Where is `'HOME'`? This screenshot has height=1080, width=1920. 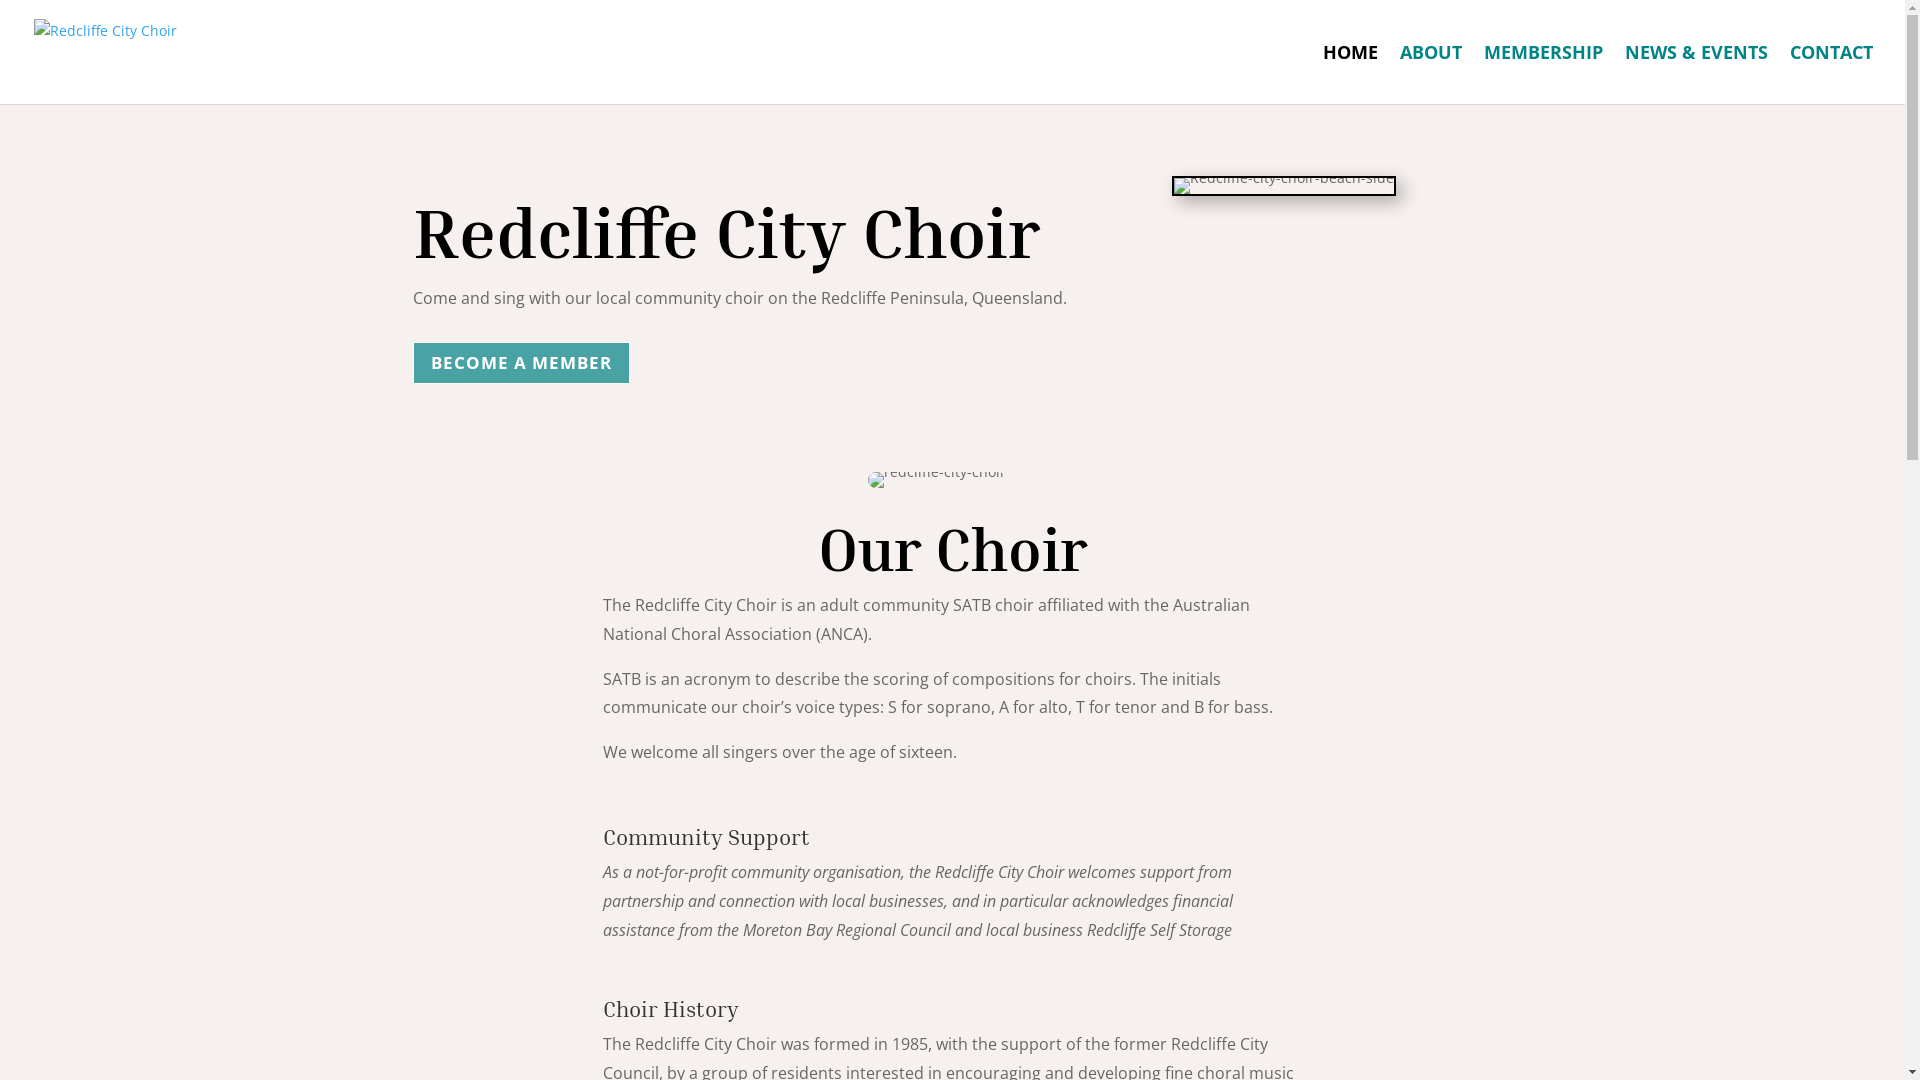
'HOME' is located at coordinates (1350, 73).